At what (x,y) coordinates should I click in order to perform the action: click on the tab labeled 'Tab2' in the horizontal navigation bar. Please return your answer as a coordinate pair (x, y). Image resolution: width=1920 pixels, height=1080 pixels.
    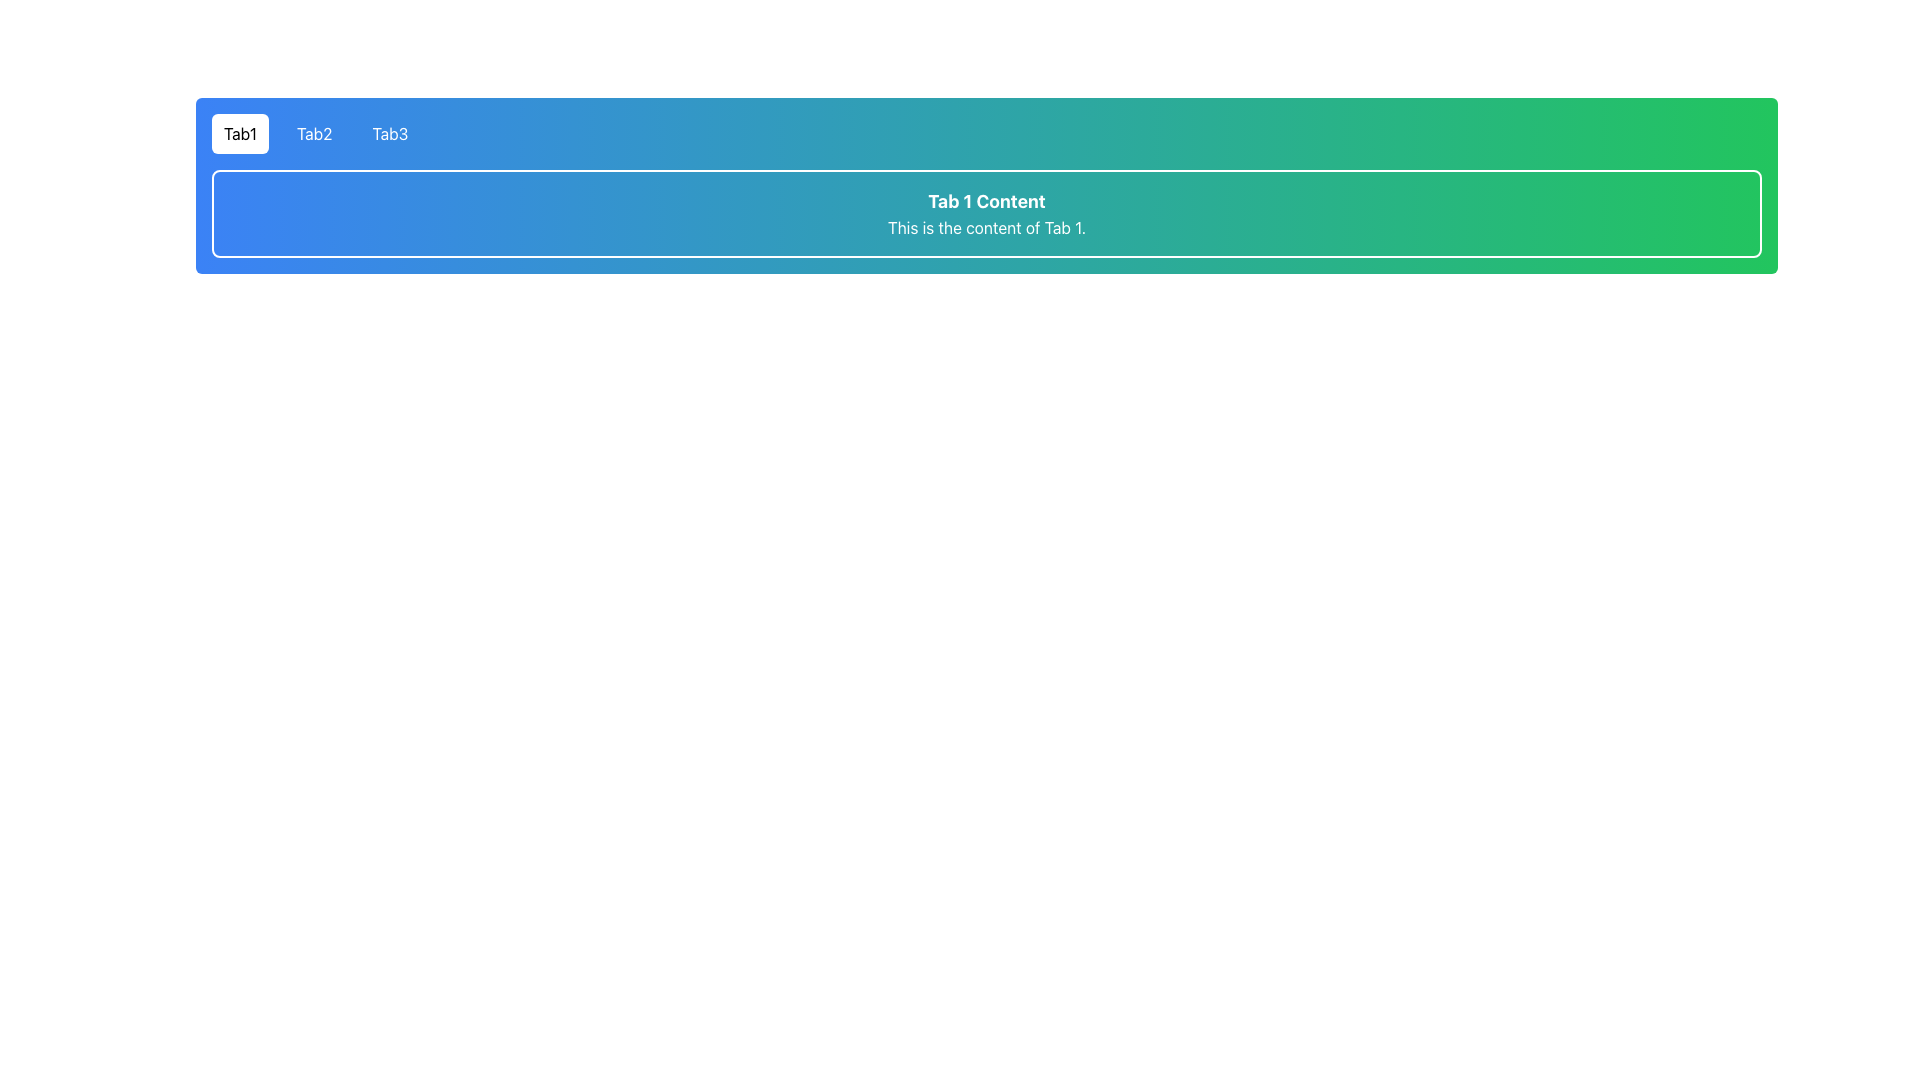
    Looking at the image, I should click on (313, 134).